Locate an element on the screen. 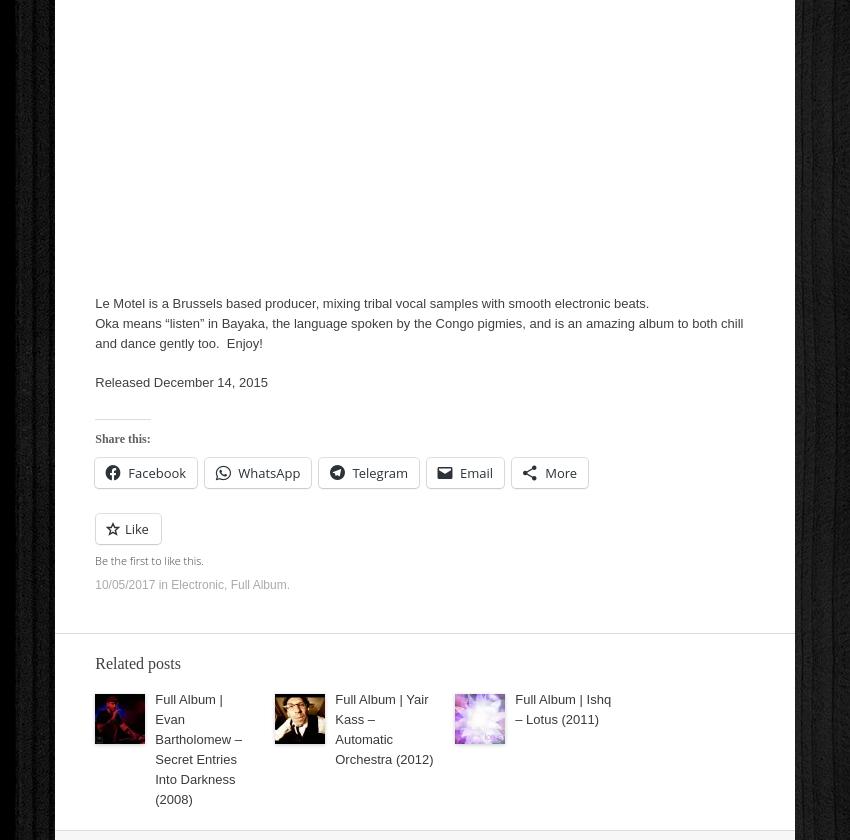 The width and height of the screenshot is (850, 840). 'Share this:' is located at coordinates (121, 438).